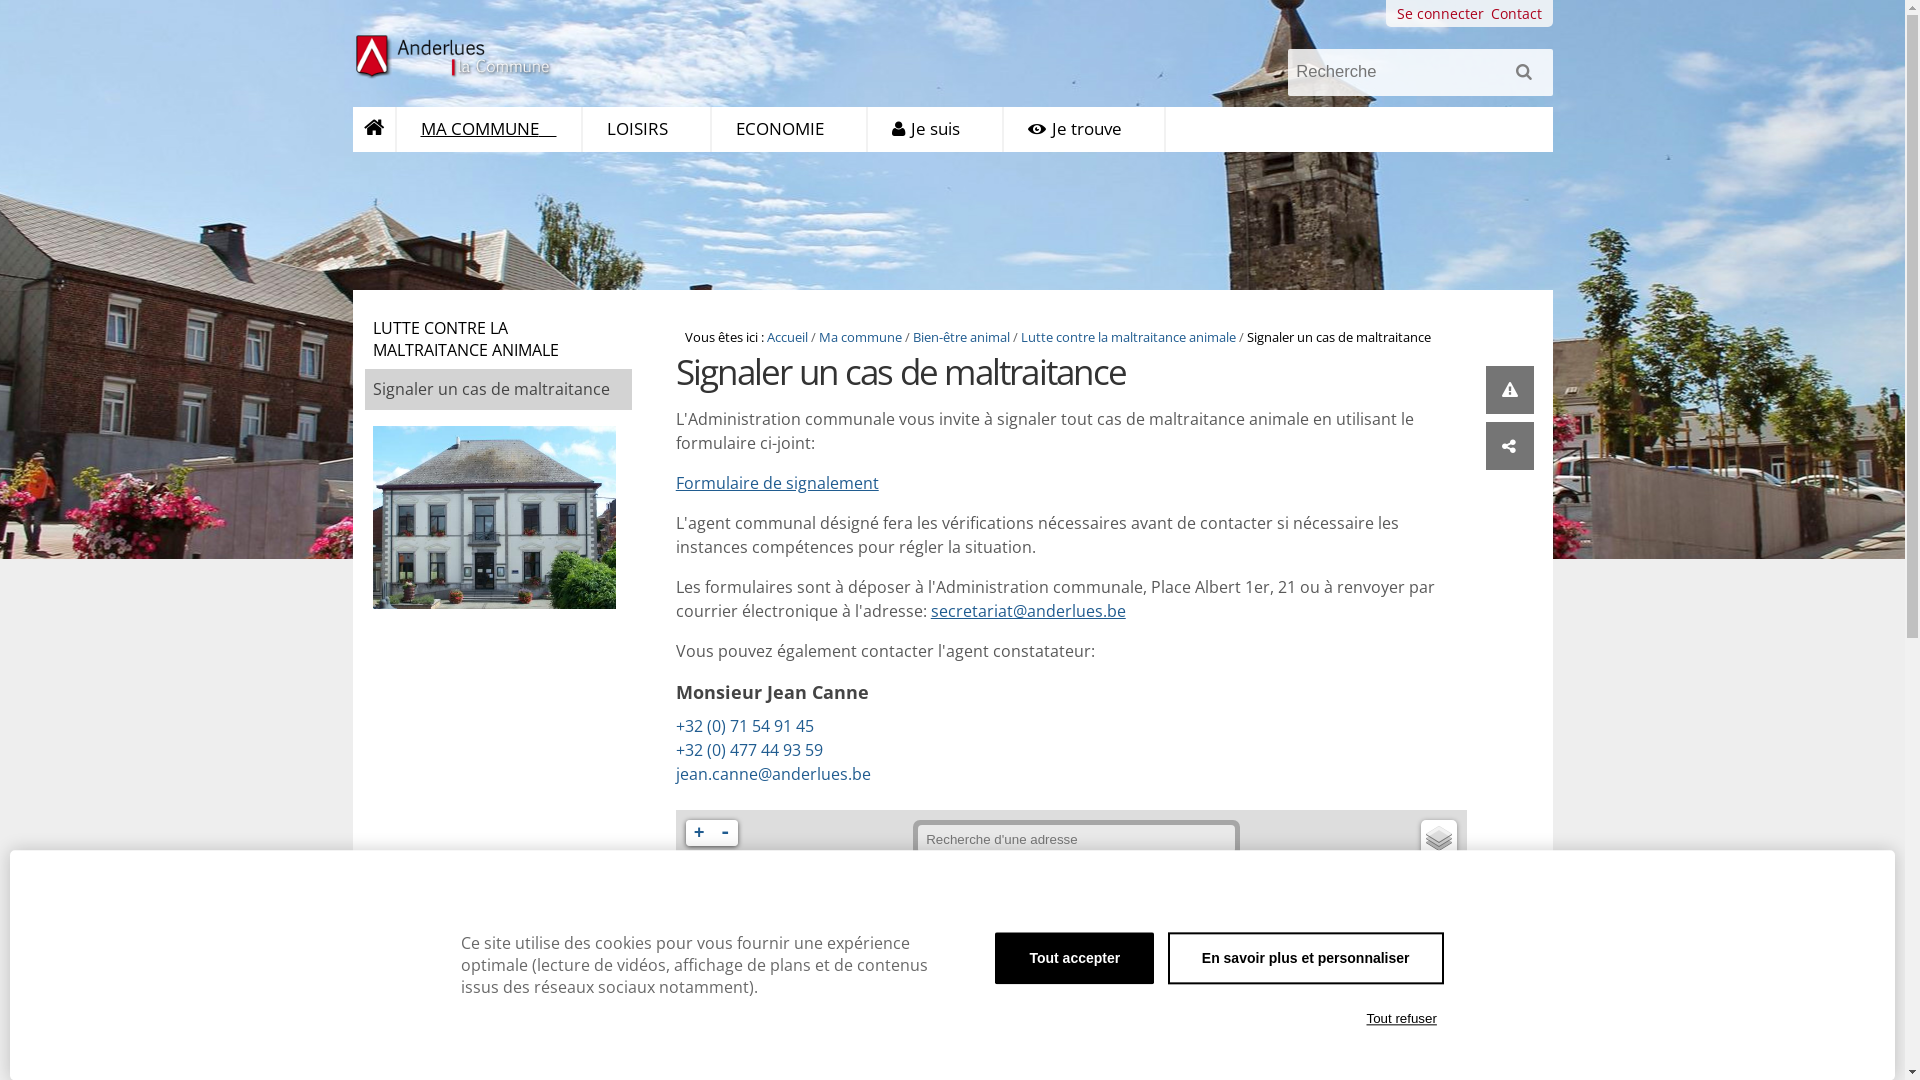  What do you see at coordinates (498, 389) in the screenshot?
I see `'Signaler un cas de maltraitance'` at bounding box center [498, 389].